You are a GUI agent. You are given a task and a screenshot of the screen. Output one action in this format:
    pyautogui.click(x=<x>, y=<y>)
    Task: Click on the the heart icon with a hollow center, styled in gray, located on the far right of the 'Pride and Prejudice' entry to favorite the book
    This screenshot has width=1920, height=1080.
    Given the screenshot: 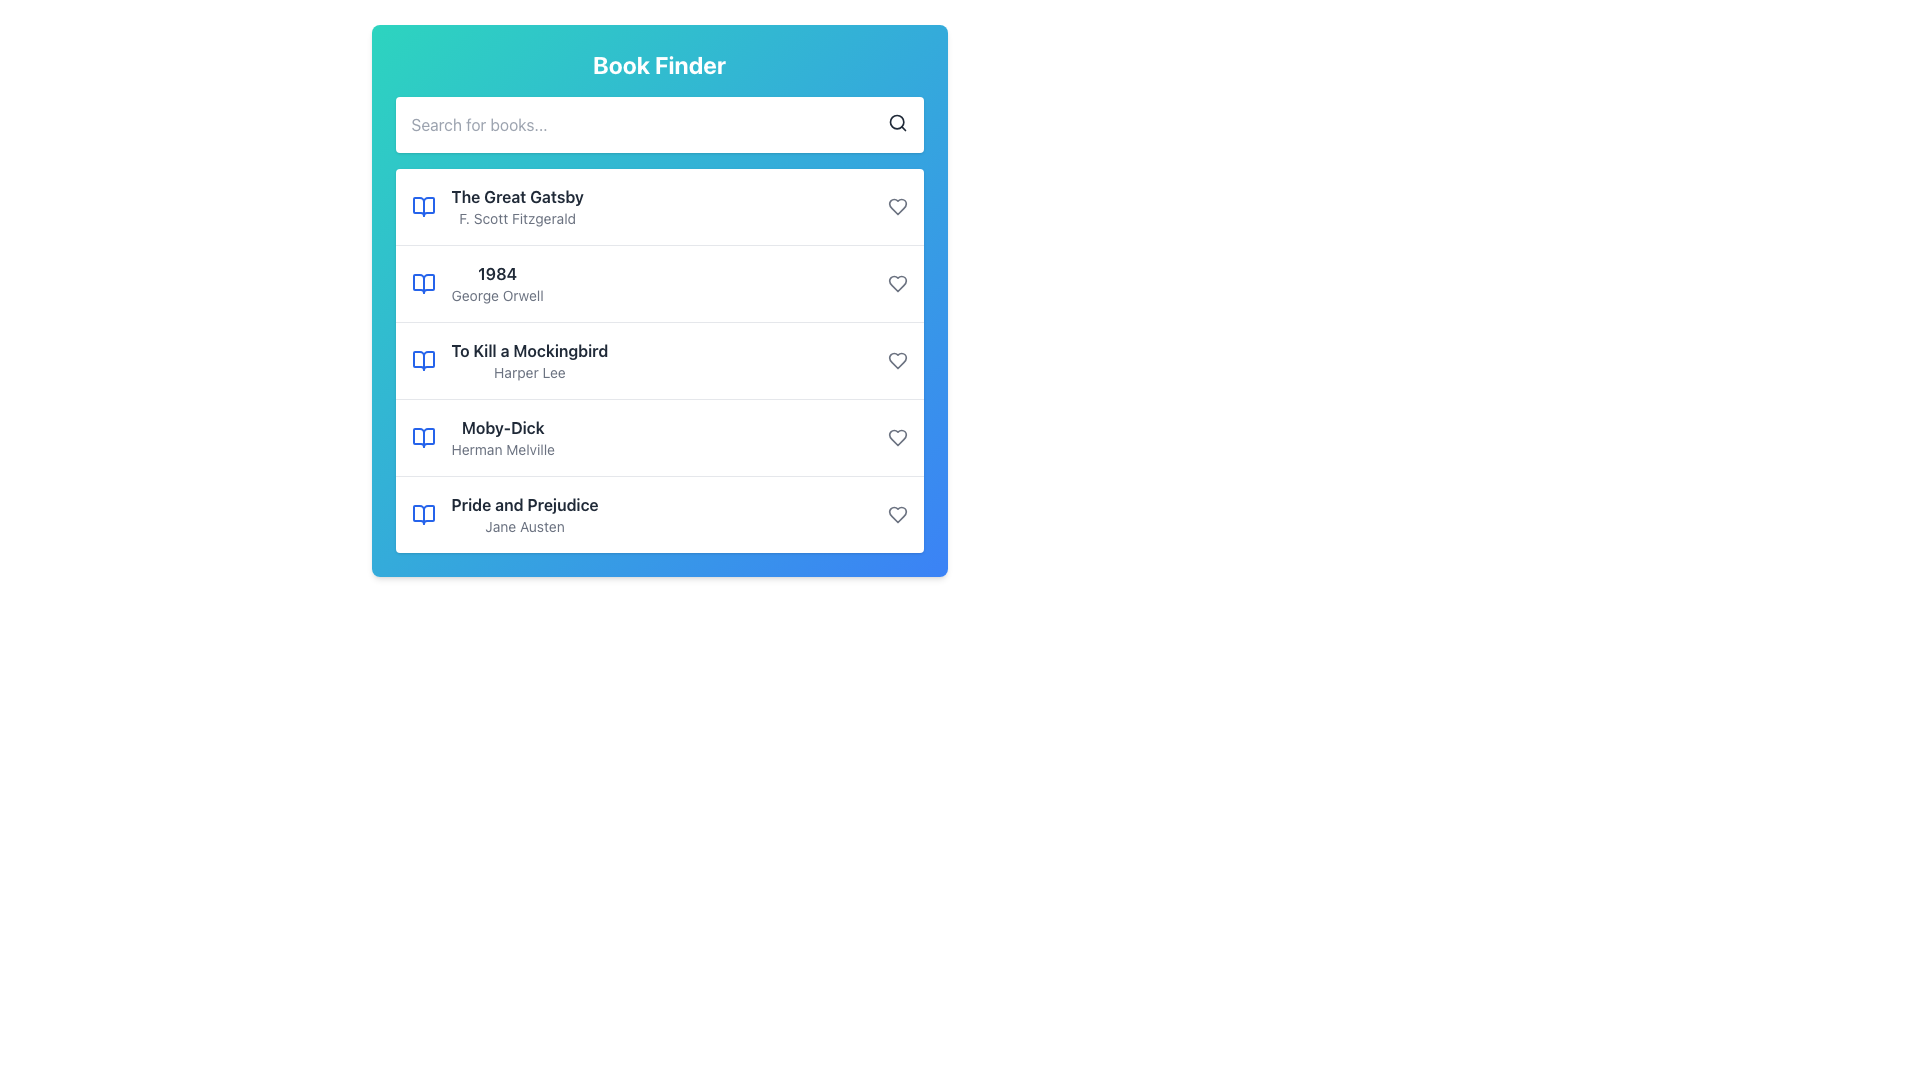 What is the action you would take?
    pyautogui.click(x=896, y=514)
    